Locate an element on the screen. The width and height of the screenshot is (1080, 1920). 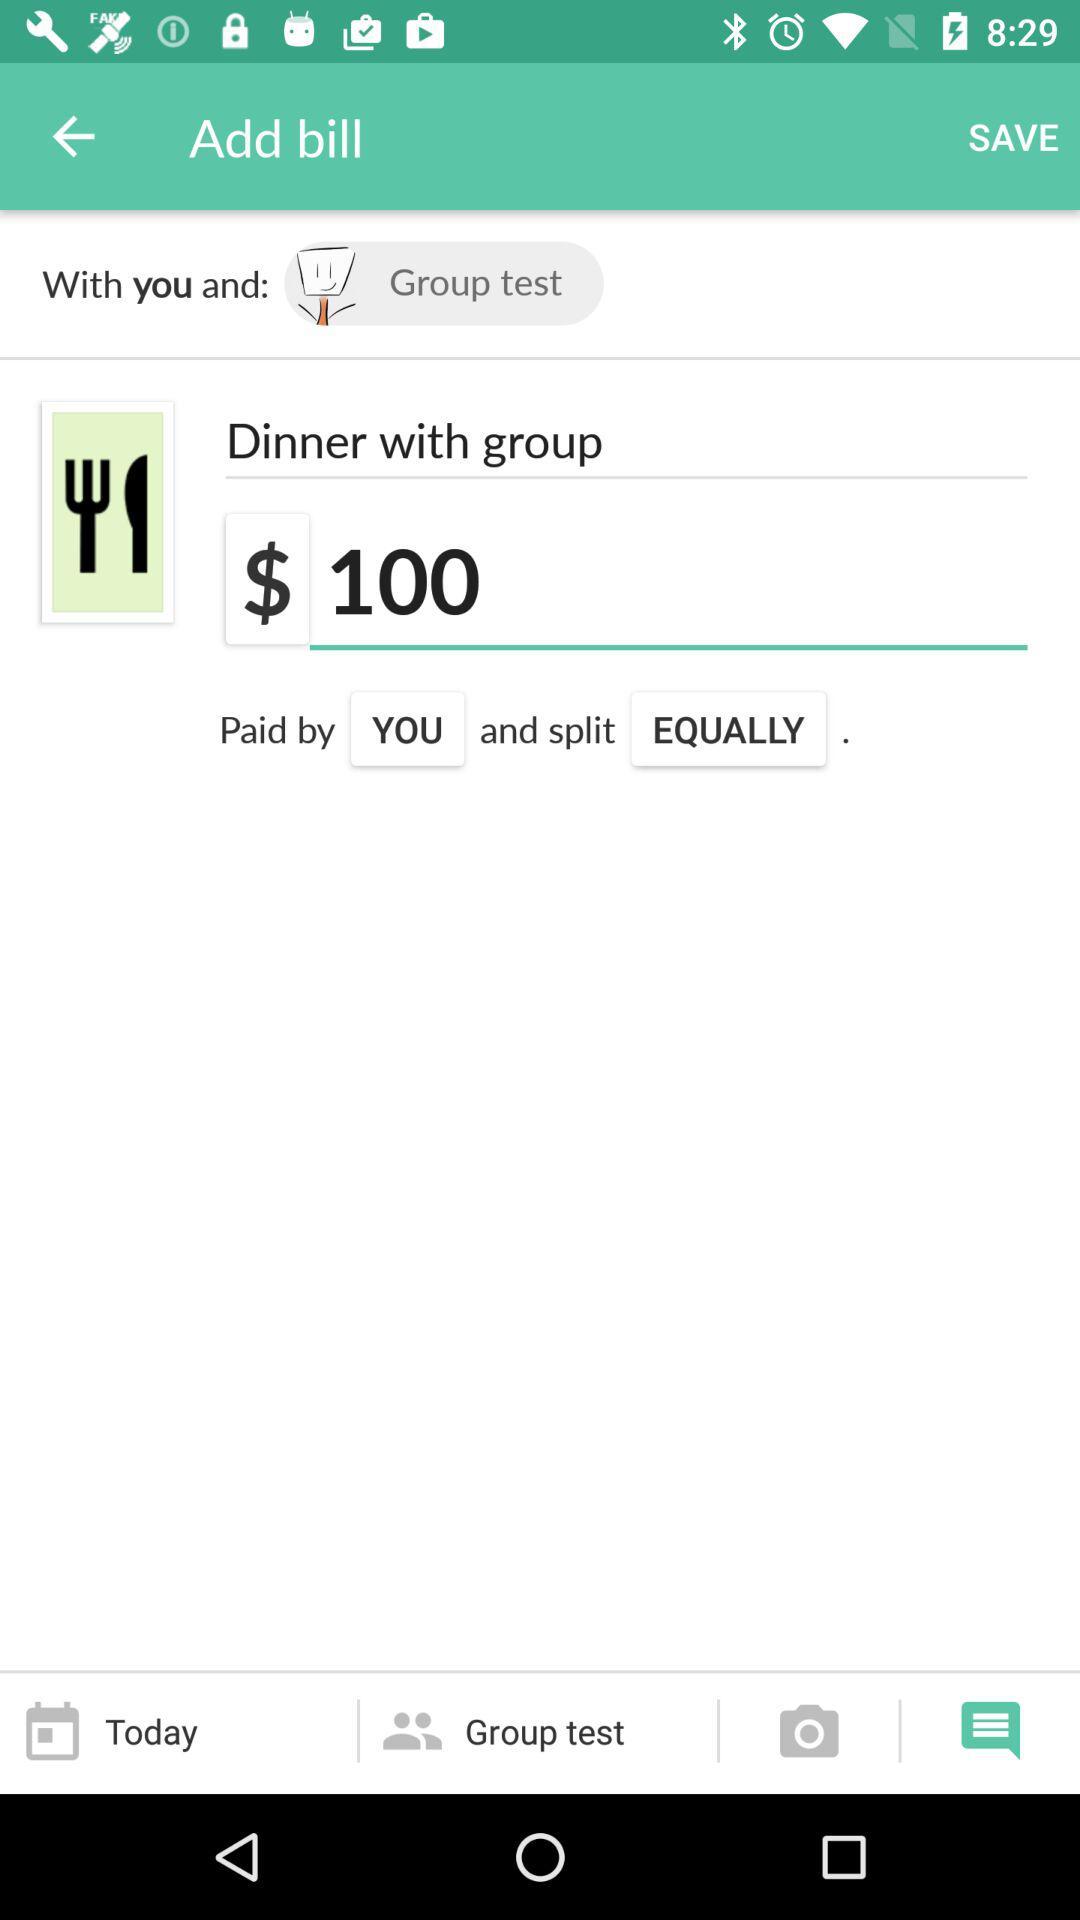
the photo icon is located at coordinates (808, 1730).